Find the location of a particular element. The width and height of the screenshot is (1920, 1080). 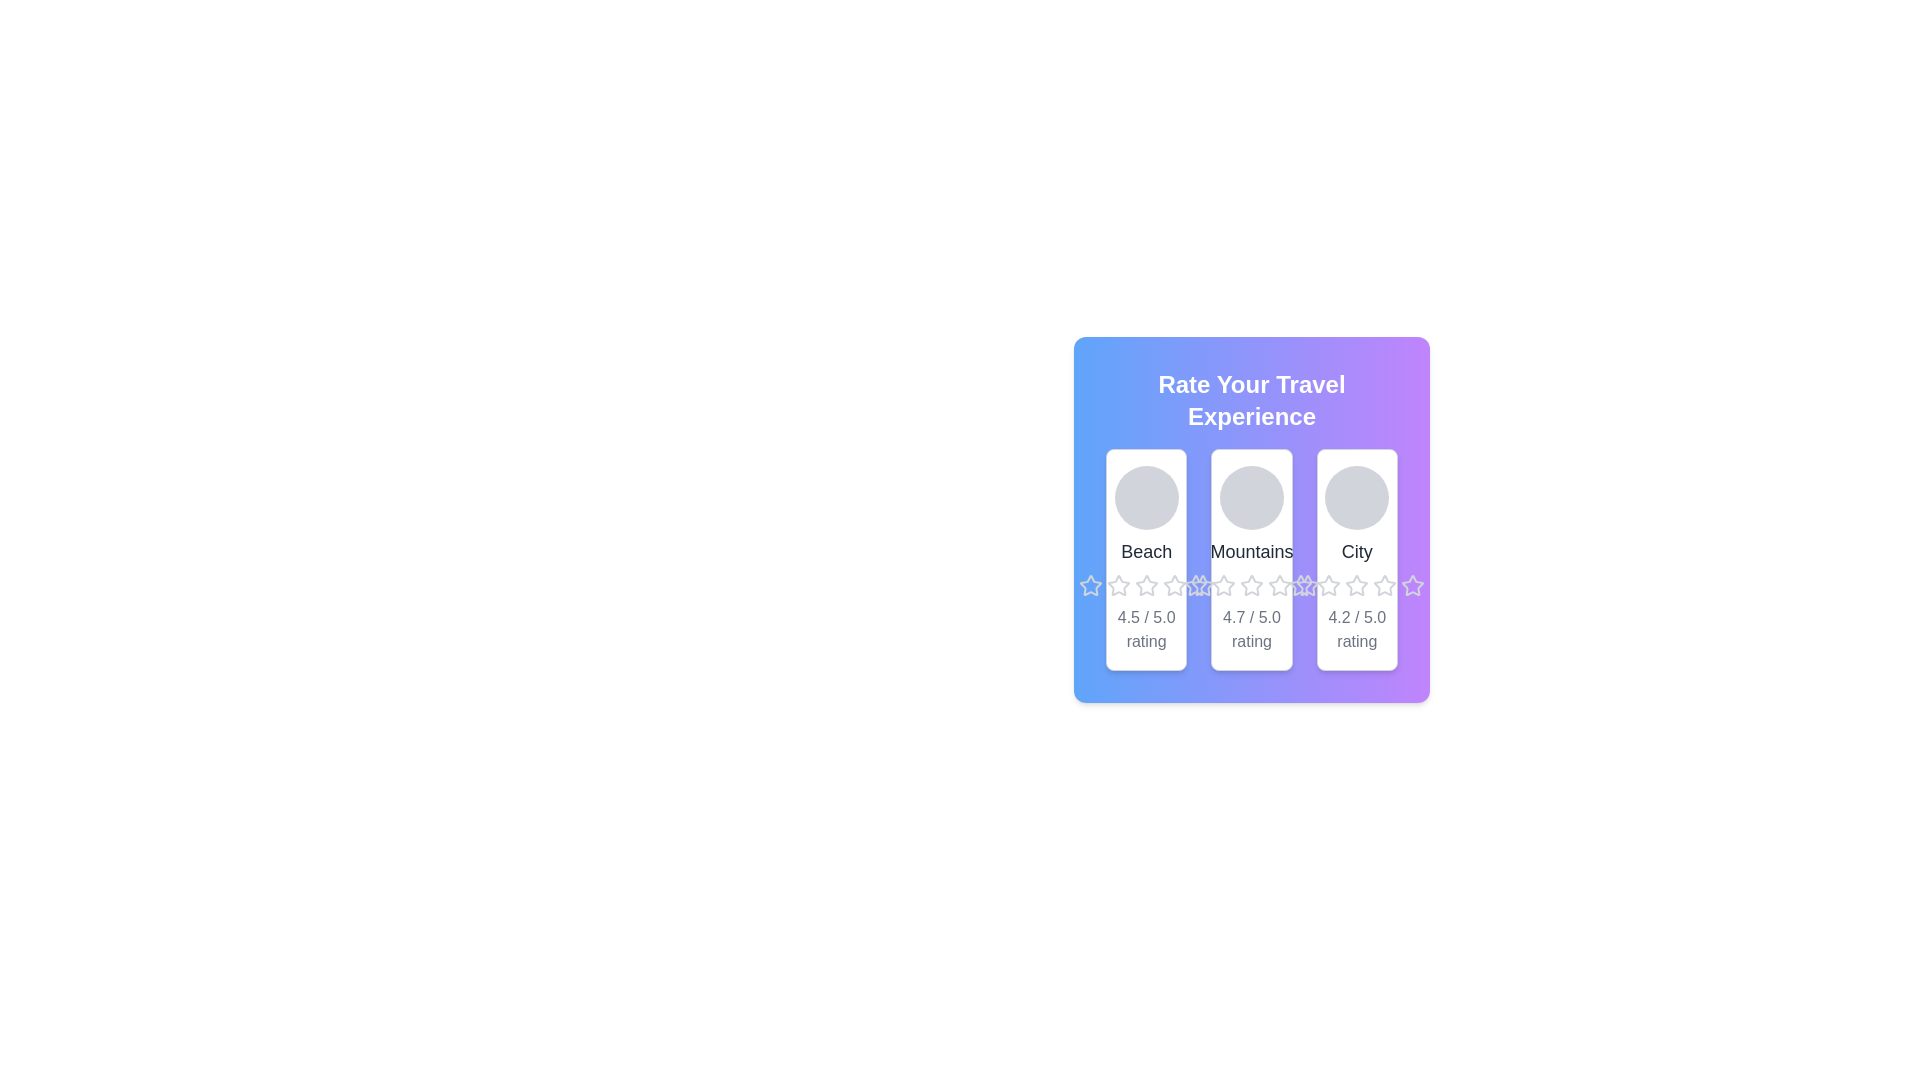

the second star in the five-star rating module for the 'Mountains' category is located at coordinates (1301, 585).